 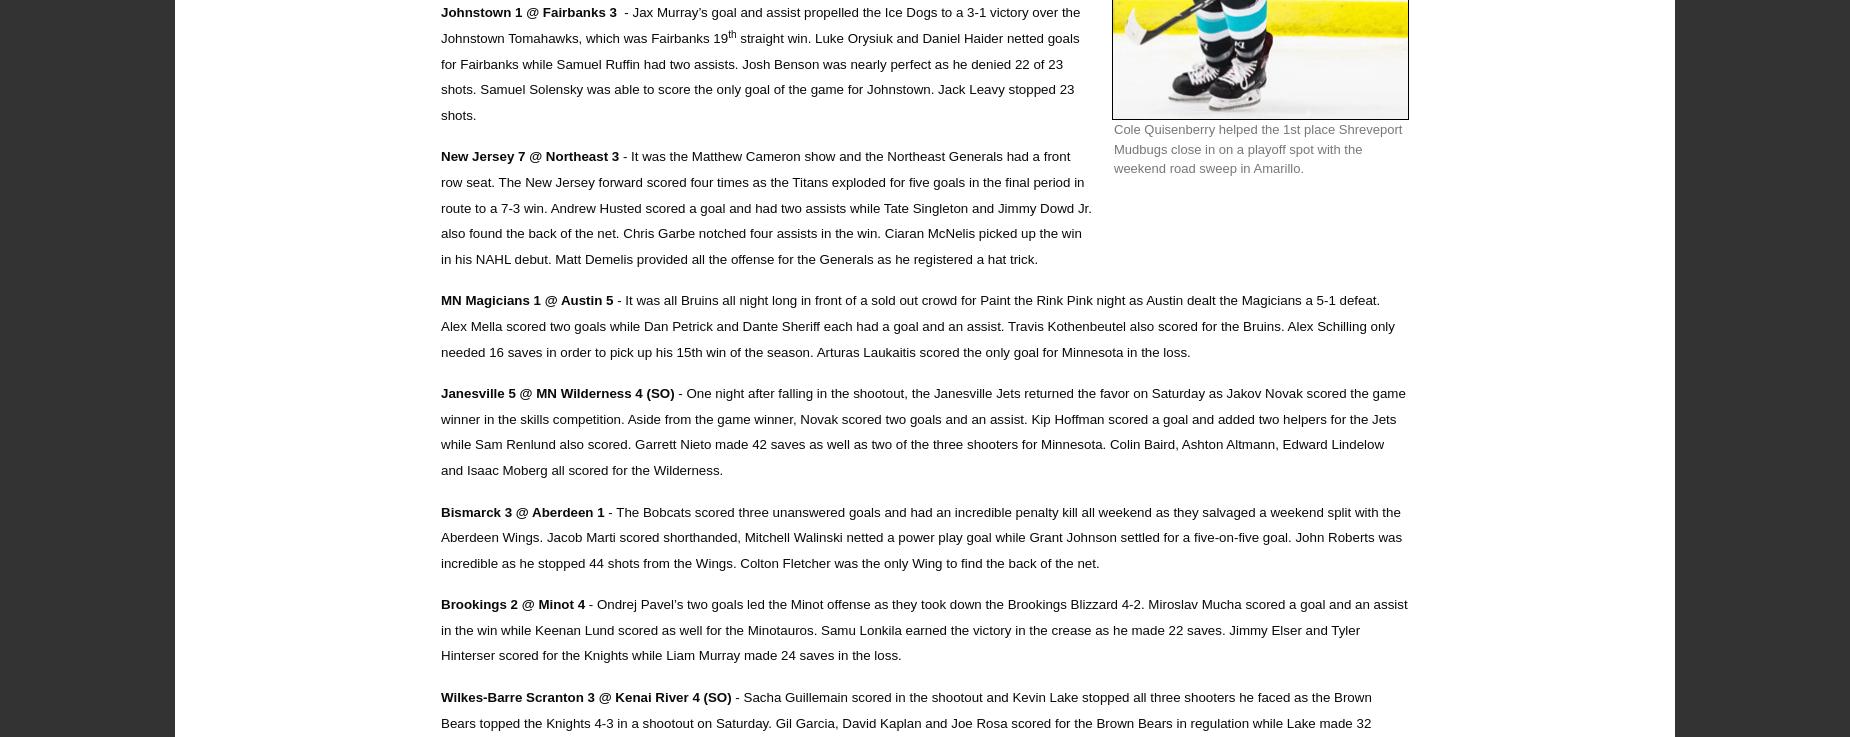 What do you see at coordinates (924, 629) in the screenshot?
I see `'- Ondrej Pavel’s two goals led the Minot offense as they took down the Brookings Blizzard 4-2. Miroslav Mucha scored a goal and an assist in the win while Keenan Lund scored as well for the Minotauros. Samu Lonkila earned the victory in the crease as he made 22 saves. Jimmy Elser and Tyler Hinterser scored for the Knights while Liam Murray made 24 saves in the loss.'` at bounding box center [924, 629].